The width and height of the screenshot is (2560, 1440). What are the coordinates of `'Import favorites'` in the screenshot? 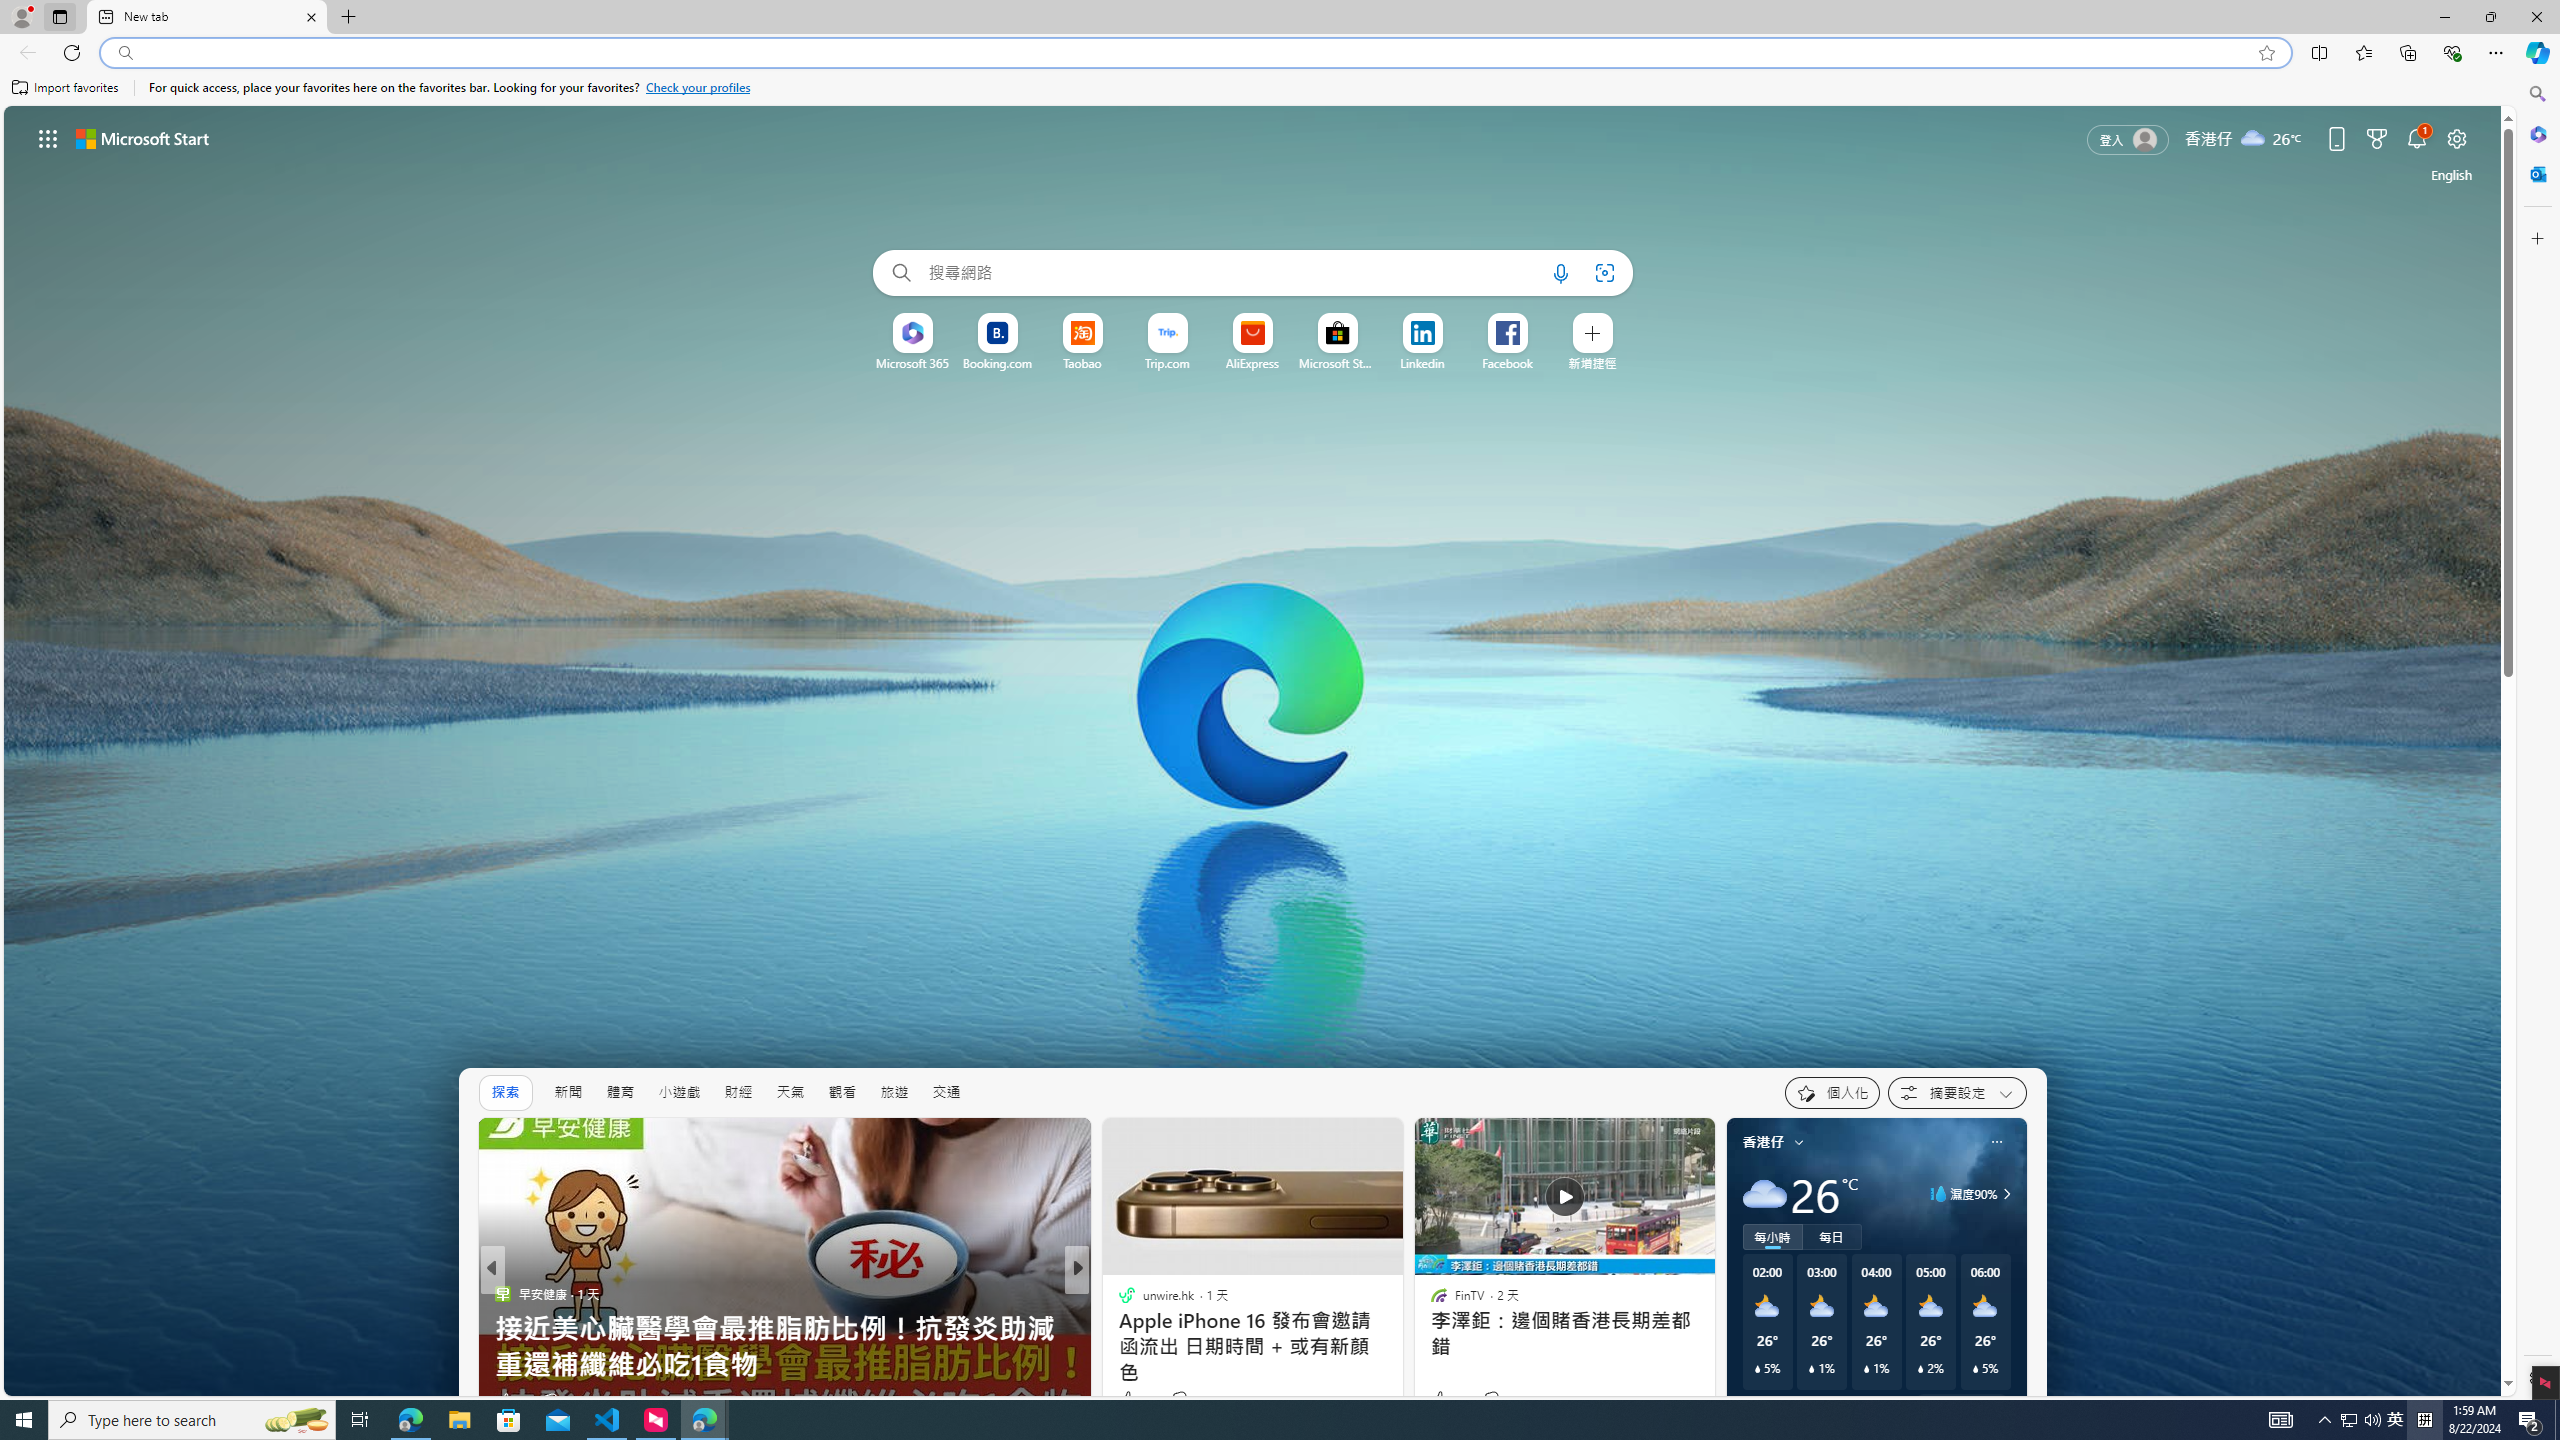 It's located at (65, 87).